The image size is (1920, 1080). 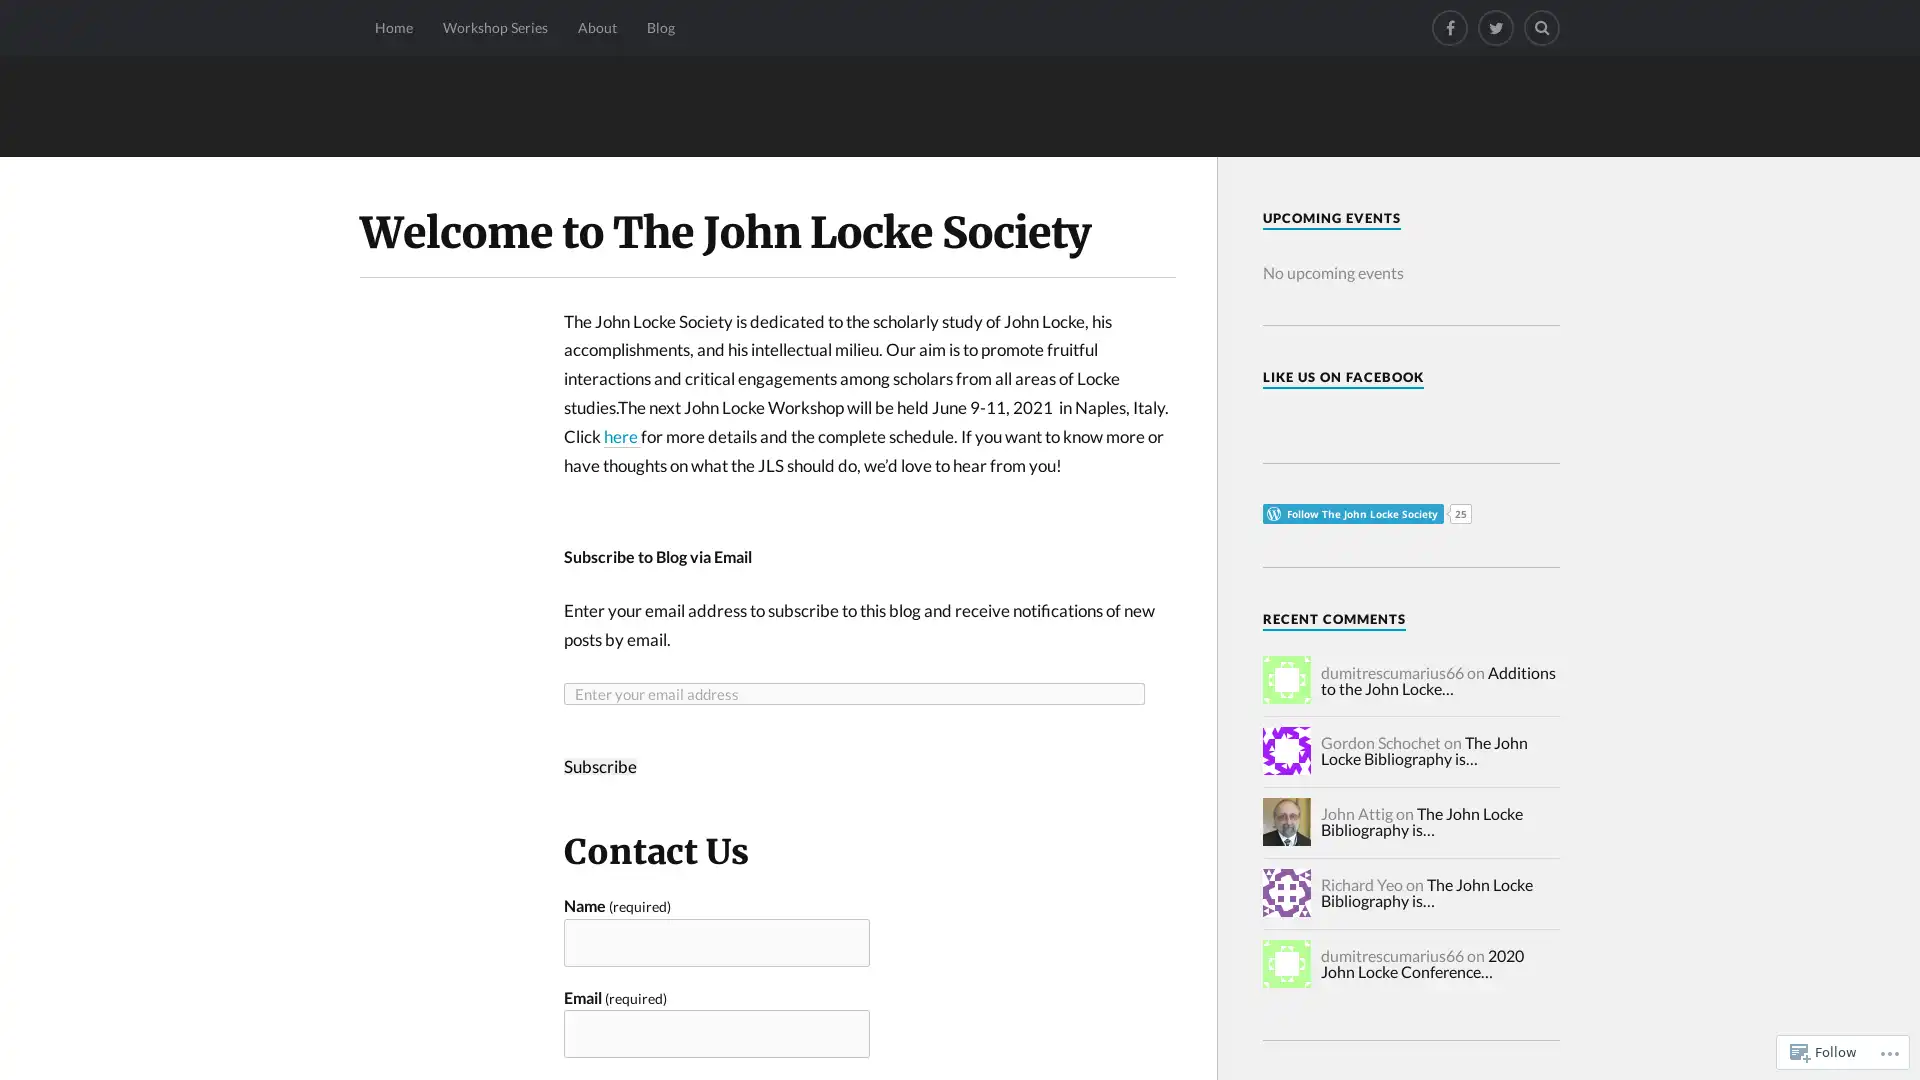 What do you see at coordinates (599, 765) in the screenshot?
I see `Subscribe` at bounding box center [599, 765].